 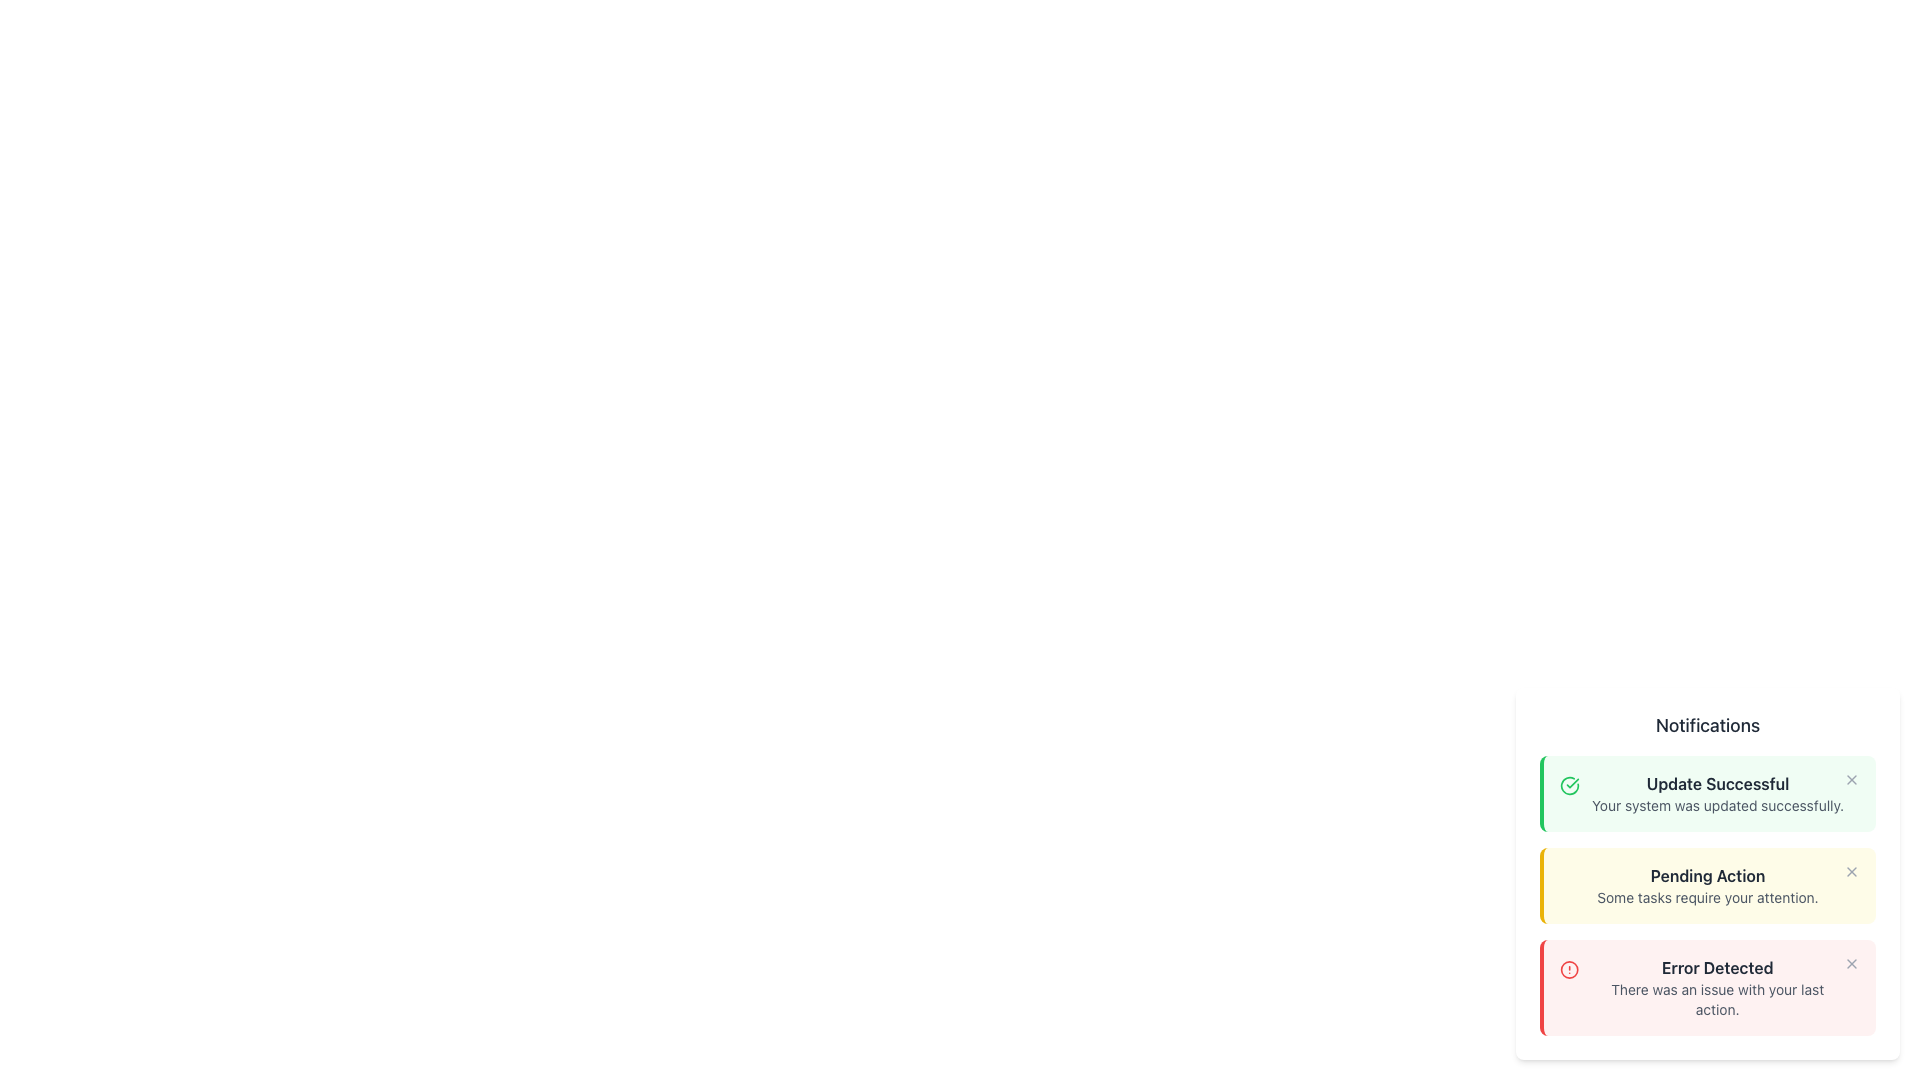 What do you see at coordinates (1707, 897) in the screenshot?
I see `information from the text label that contains 'Some tasks require your attention.' located in the middle section of the notification card below the 'Pending Action' header` at bounding box center [1707, 897].